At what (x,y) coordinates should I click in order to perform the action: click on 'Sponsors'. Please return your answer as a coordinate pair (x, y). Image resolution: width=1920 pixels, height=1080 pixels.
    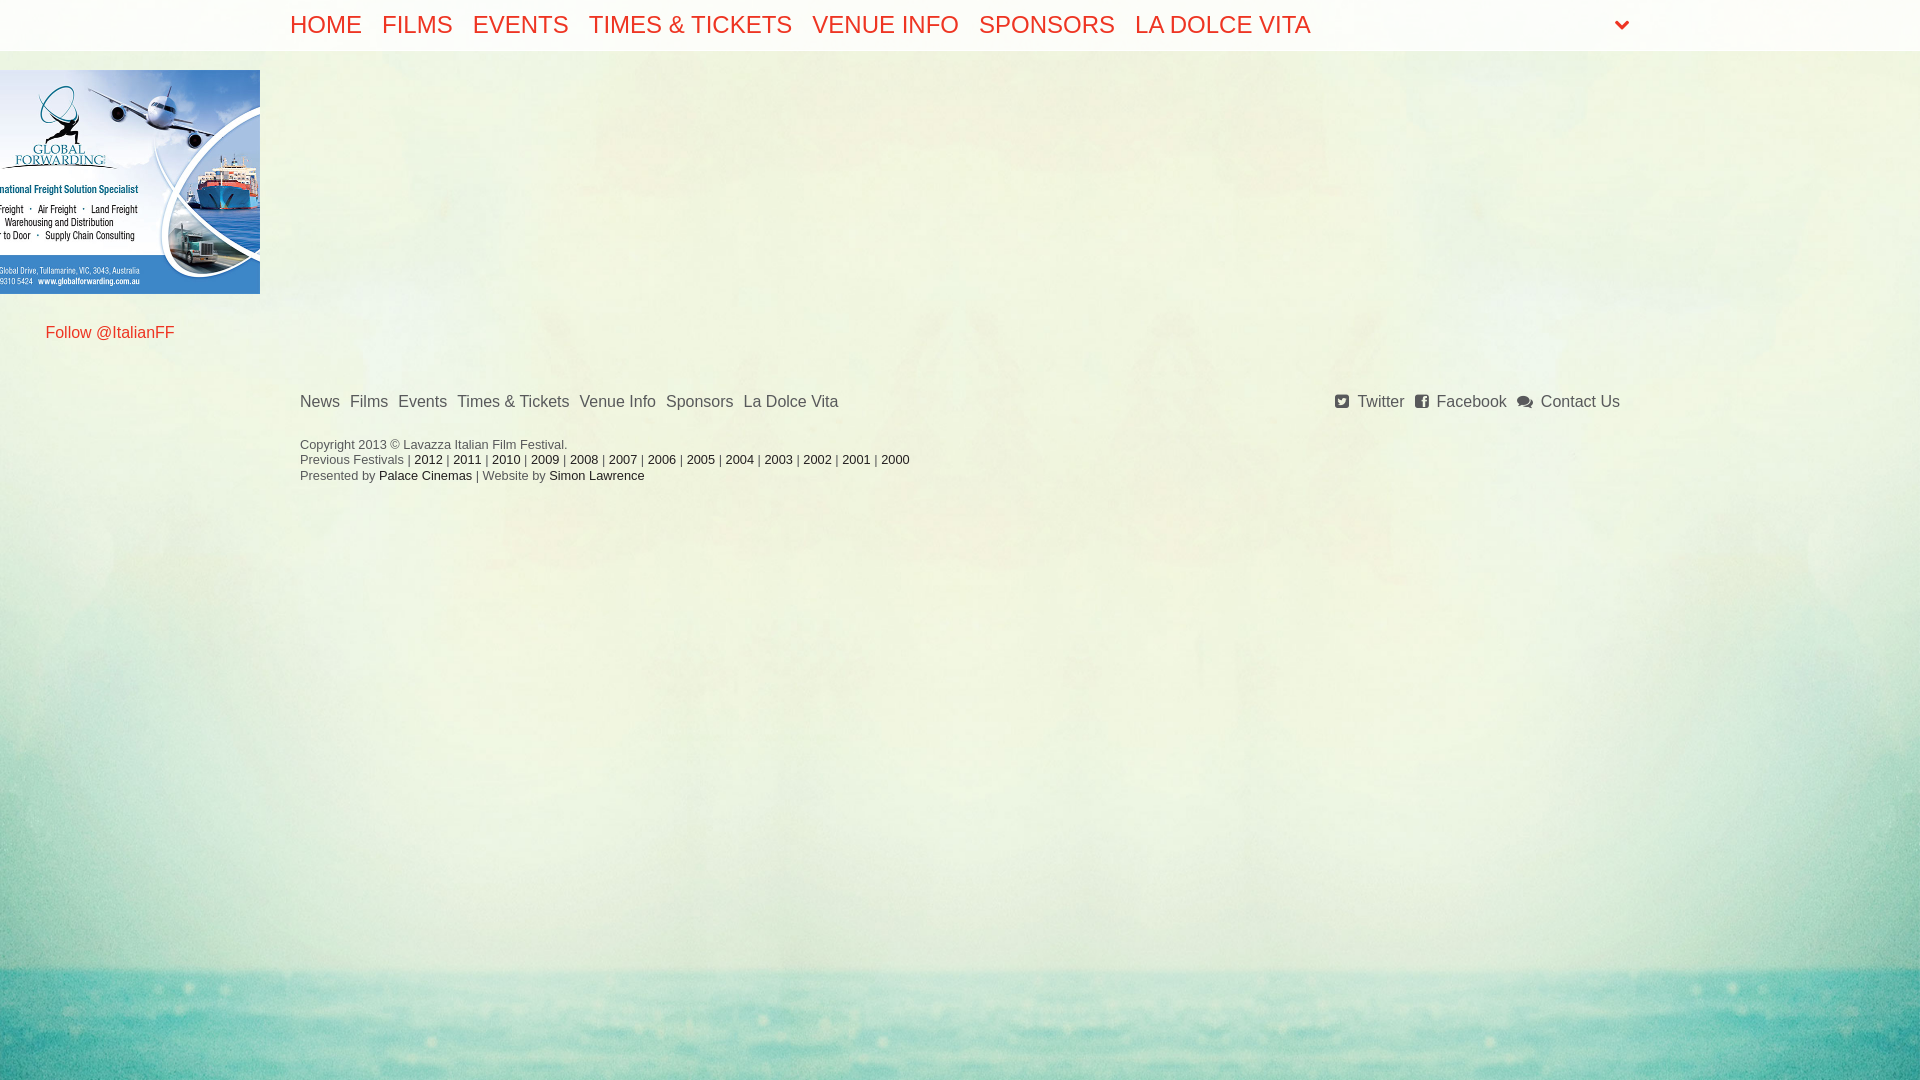
    Looking at the image, I should click on (700, 402).